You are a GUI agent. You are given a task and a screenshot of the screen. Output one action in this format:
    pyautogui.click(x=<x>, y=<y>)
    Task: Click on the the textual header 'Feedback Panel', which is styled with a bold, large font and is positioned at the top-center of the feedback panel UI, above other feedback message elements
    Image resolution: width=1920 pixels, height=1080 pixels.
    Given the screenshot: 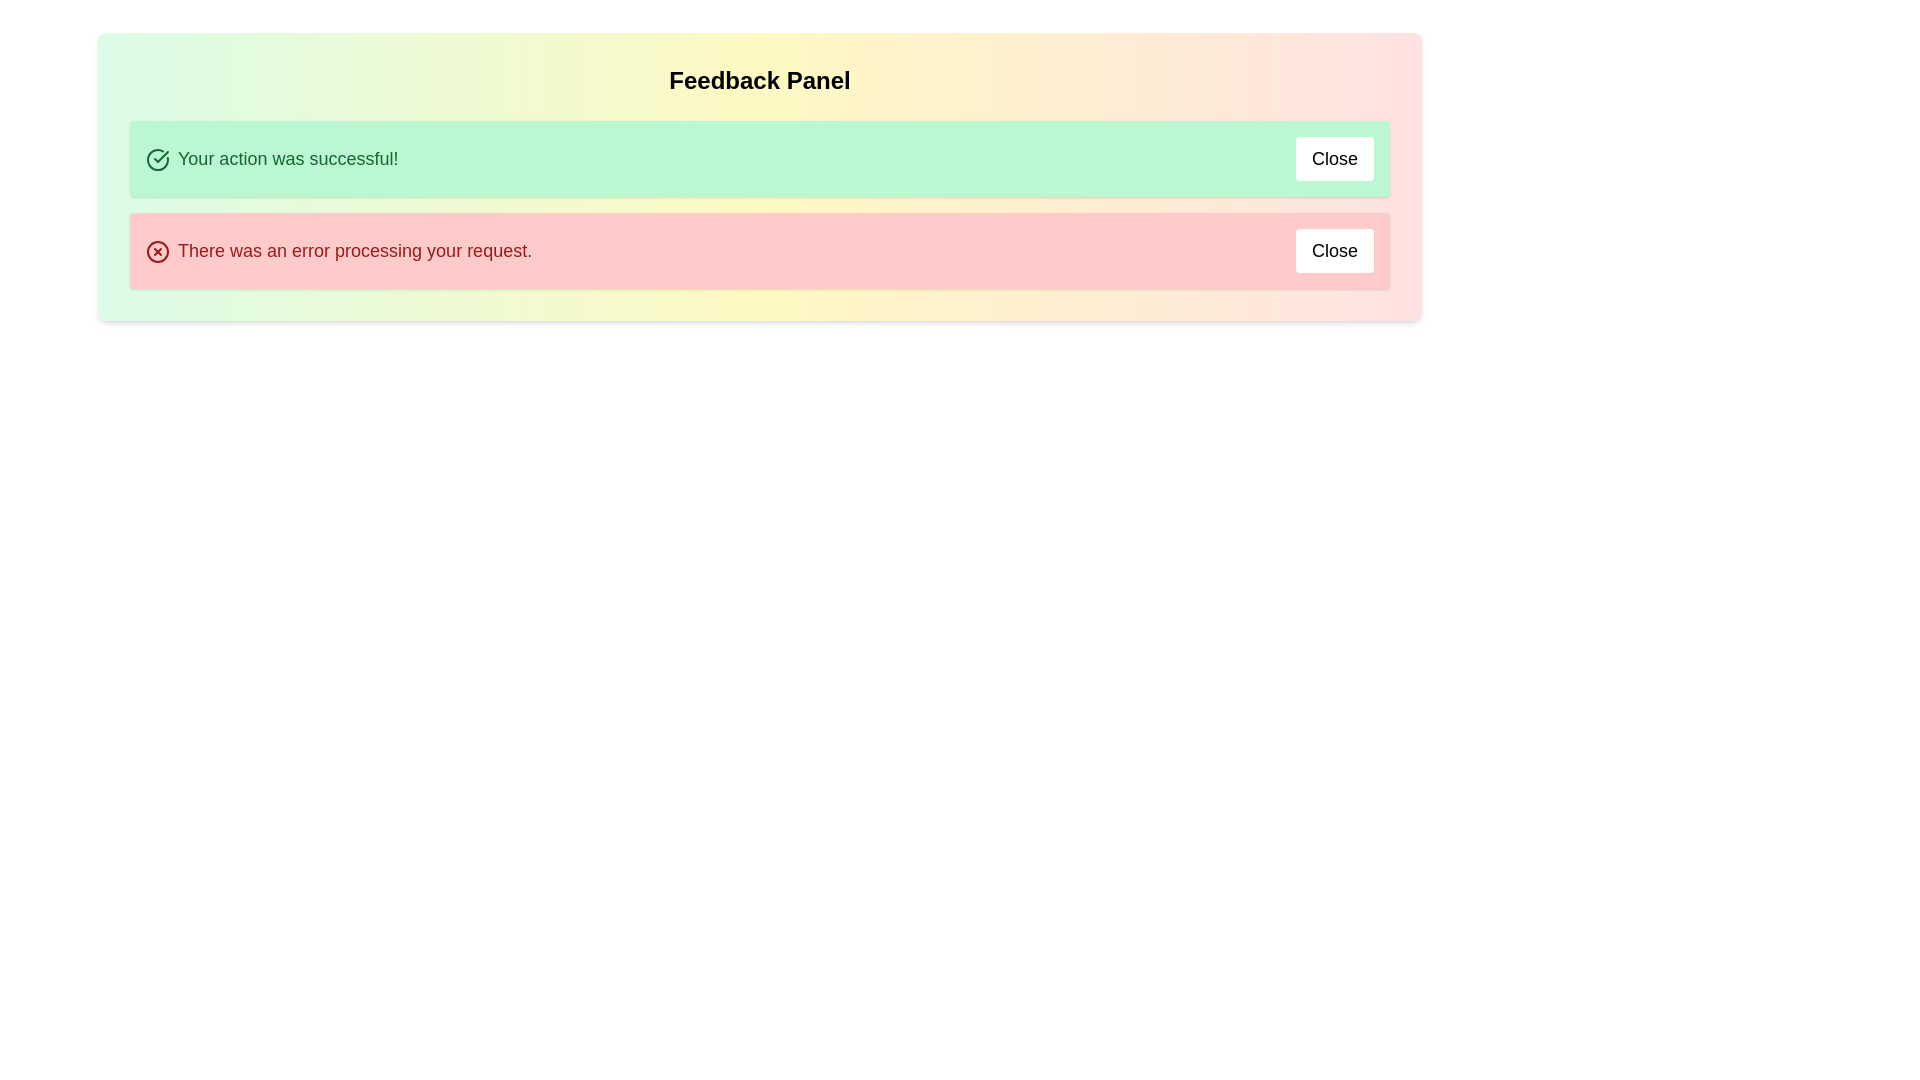 What is the action you would take?
    pyautogui.click(x=758, y=80)
    